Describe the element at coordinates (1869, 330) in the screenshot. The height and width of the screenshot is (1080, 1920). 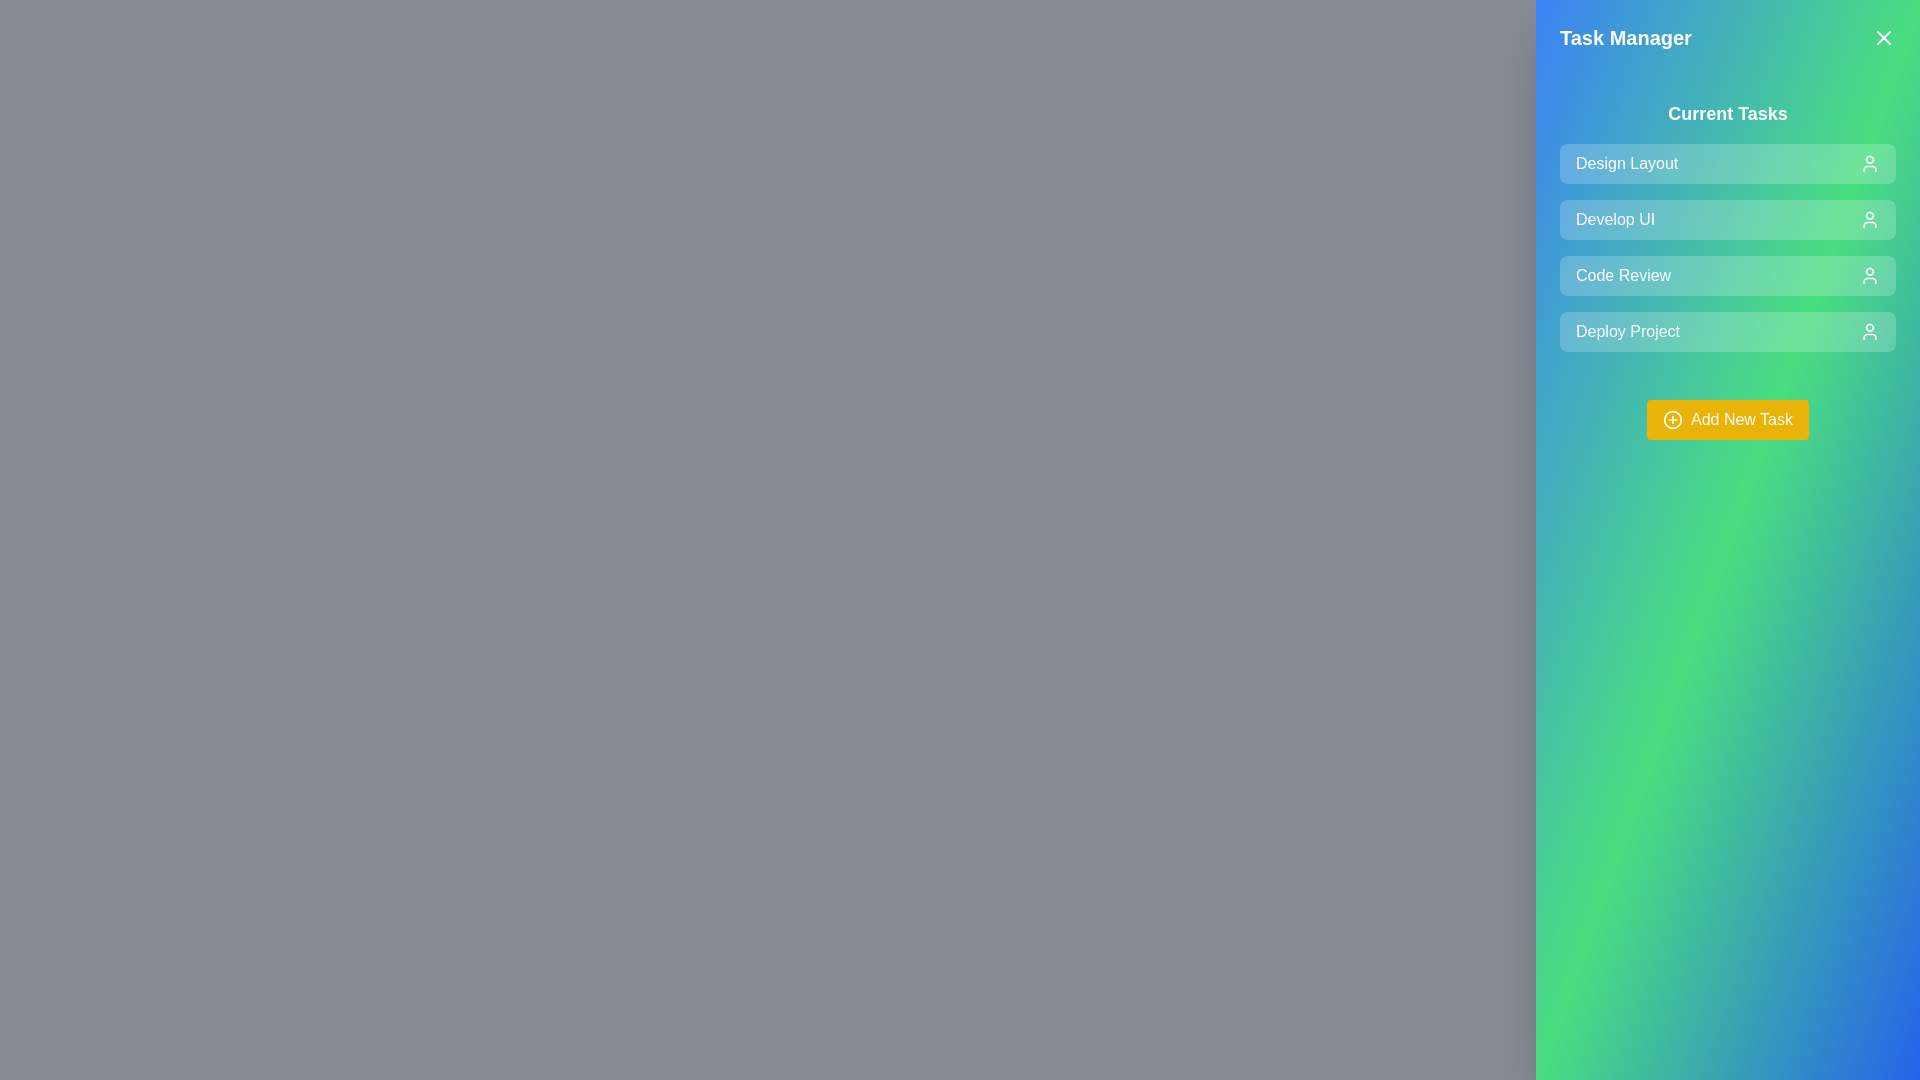
I see `the user icon represented by a small circular figure with a person's silhouette in white on a light green background, located in the last row under 'Current Tasks' in the 'Task Manager' pane` at that location.